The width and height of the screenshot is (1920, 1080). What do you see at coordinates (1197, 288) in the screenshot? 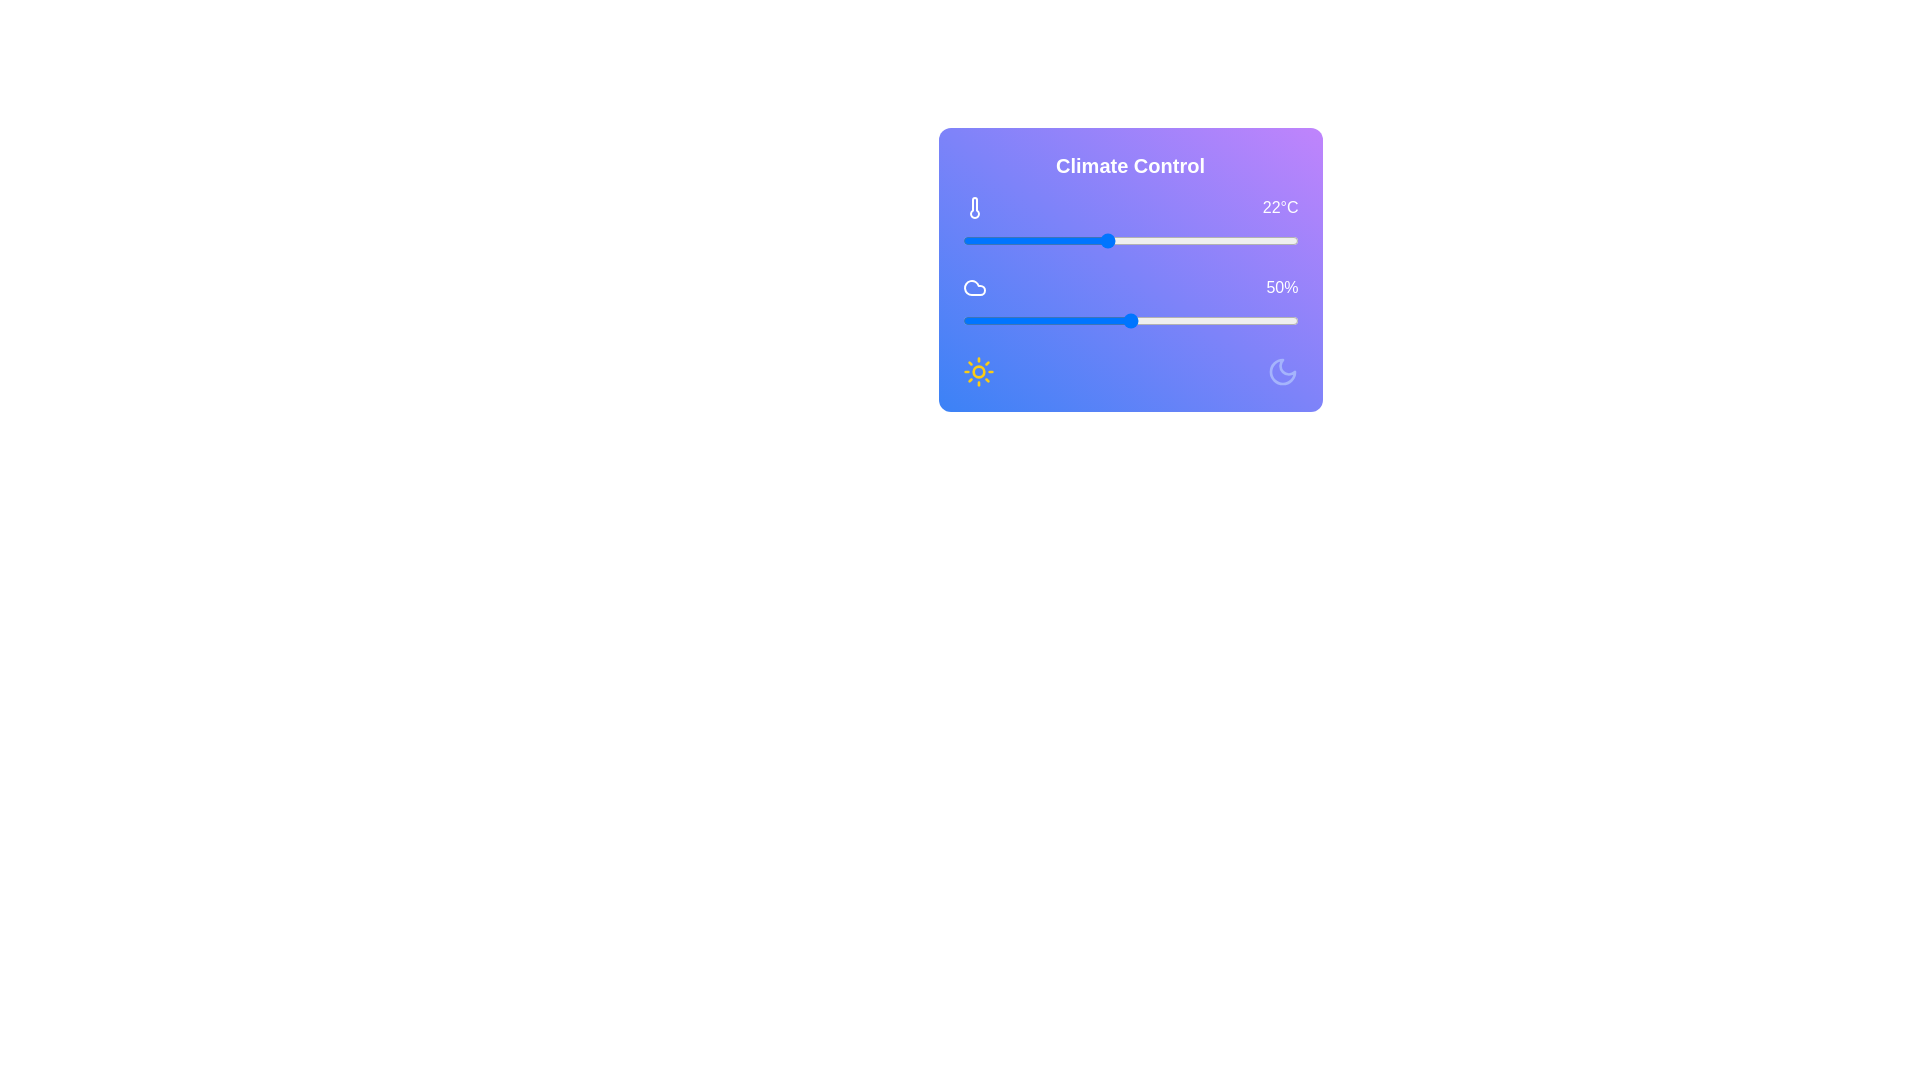
I see `the slider` at bounding box center [1197, 288].